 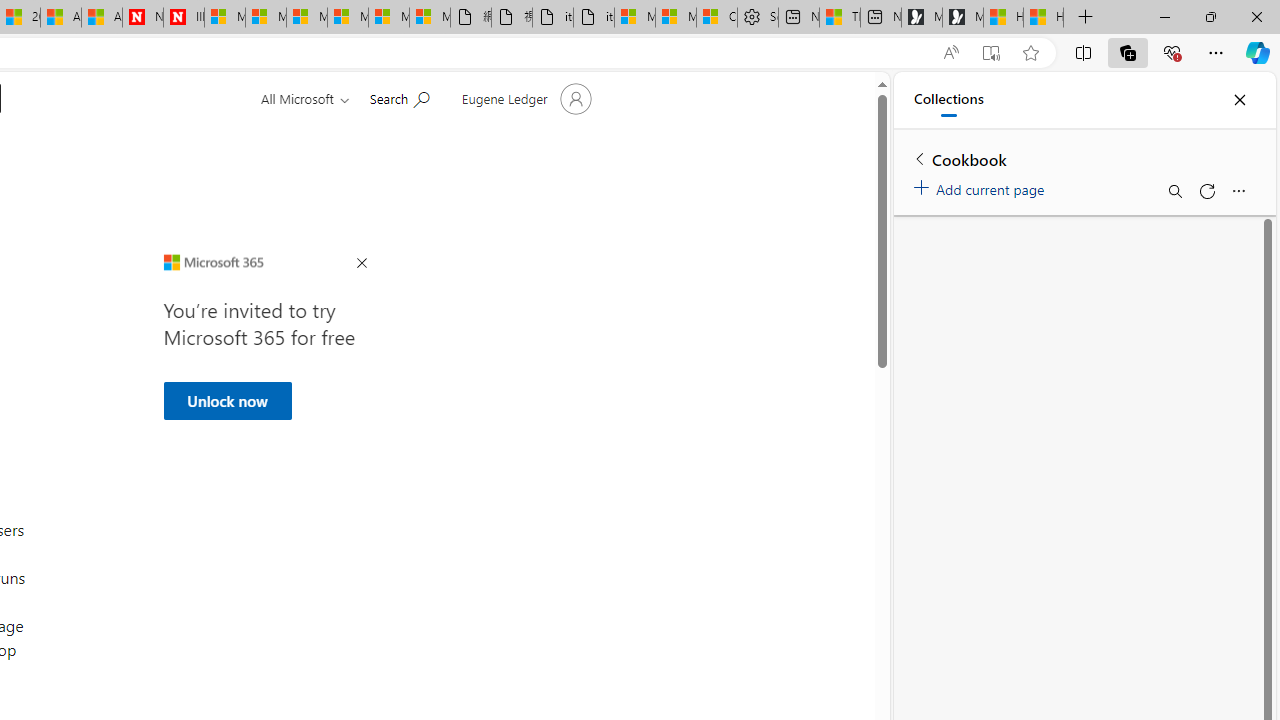 I want to click on 'Add current page', so click(x=983, y=186).